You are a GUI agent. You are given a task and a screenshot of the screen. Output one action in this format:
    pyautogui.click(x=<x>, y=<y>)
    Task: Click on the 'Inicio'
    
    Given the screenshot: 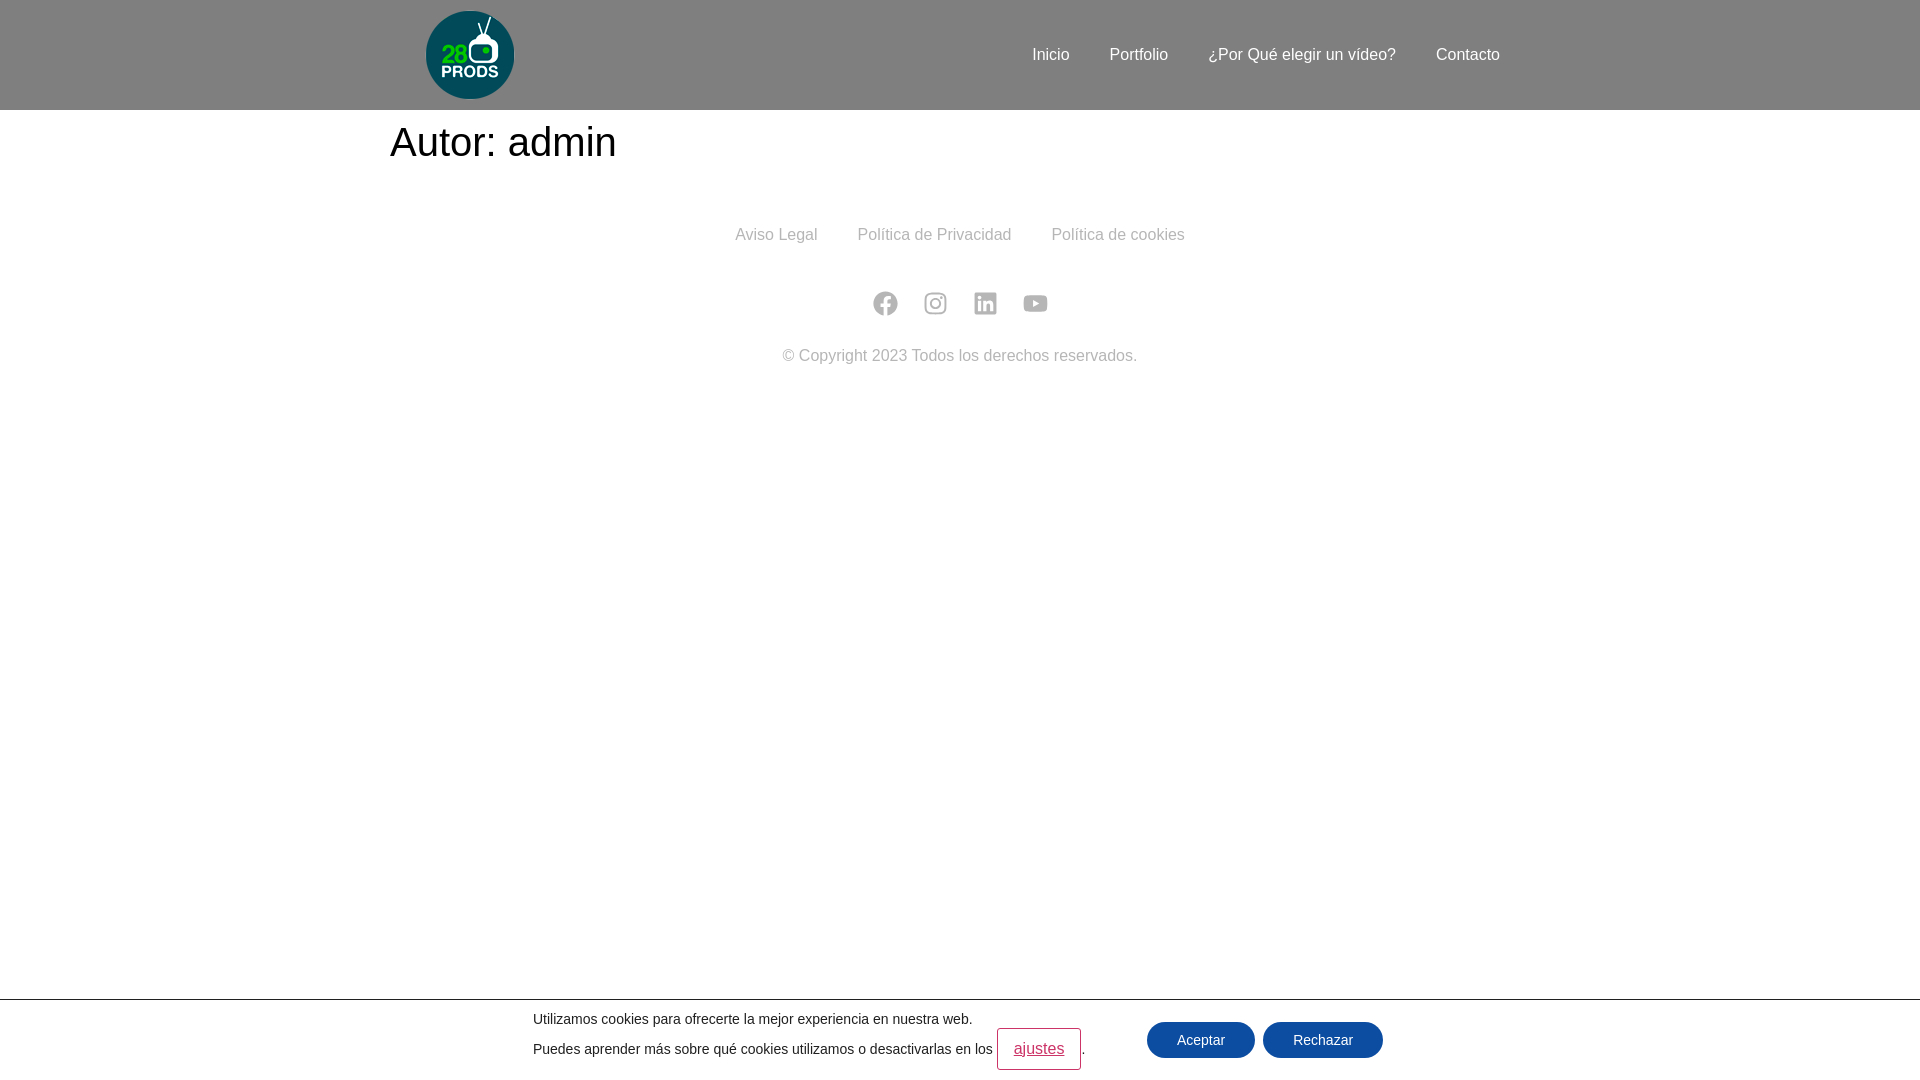 What is the action you would take?
    pyautogui.click(x=1049, y=53)
    